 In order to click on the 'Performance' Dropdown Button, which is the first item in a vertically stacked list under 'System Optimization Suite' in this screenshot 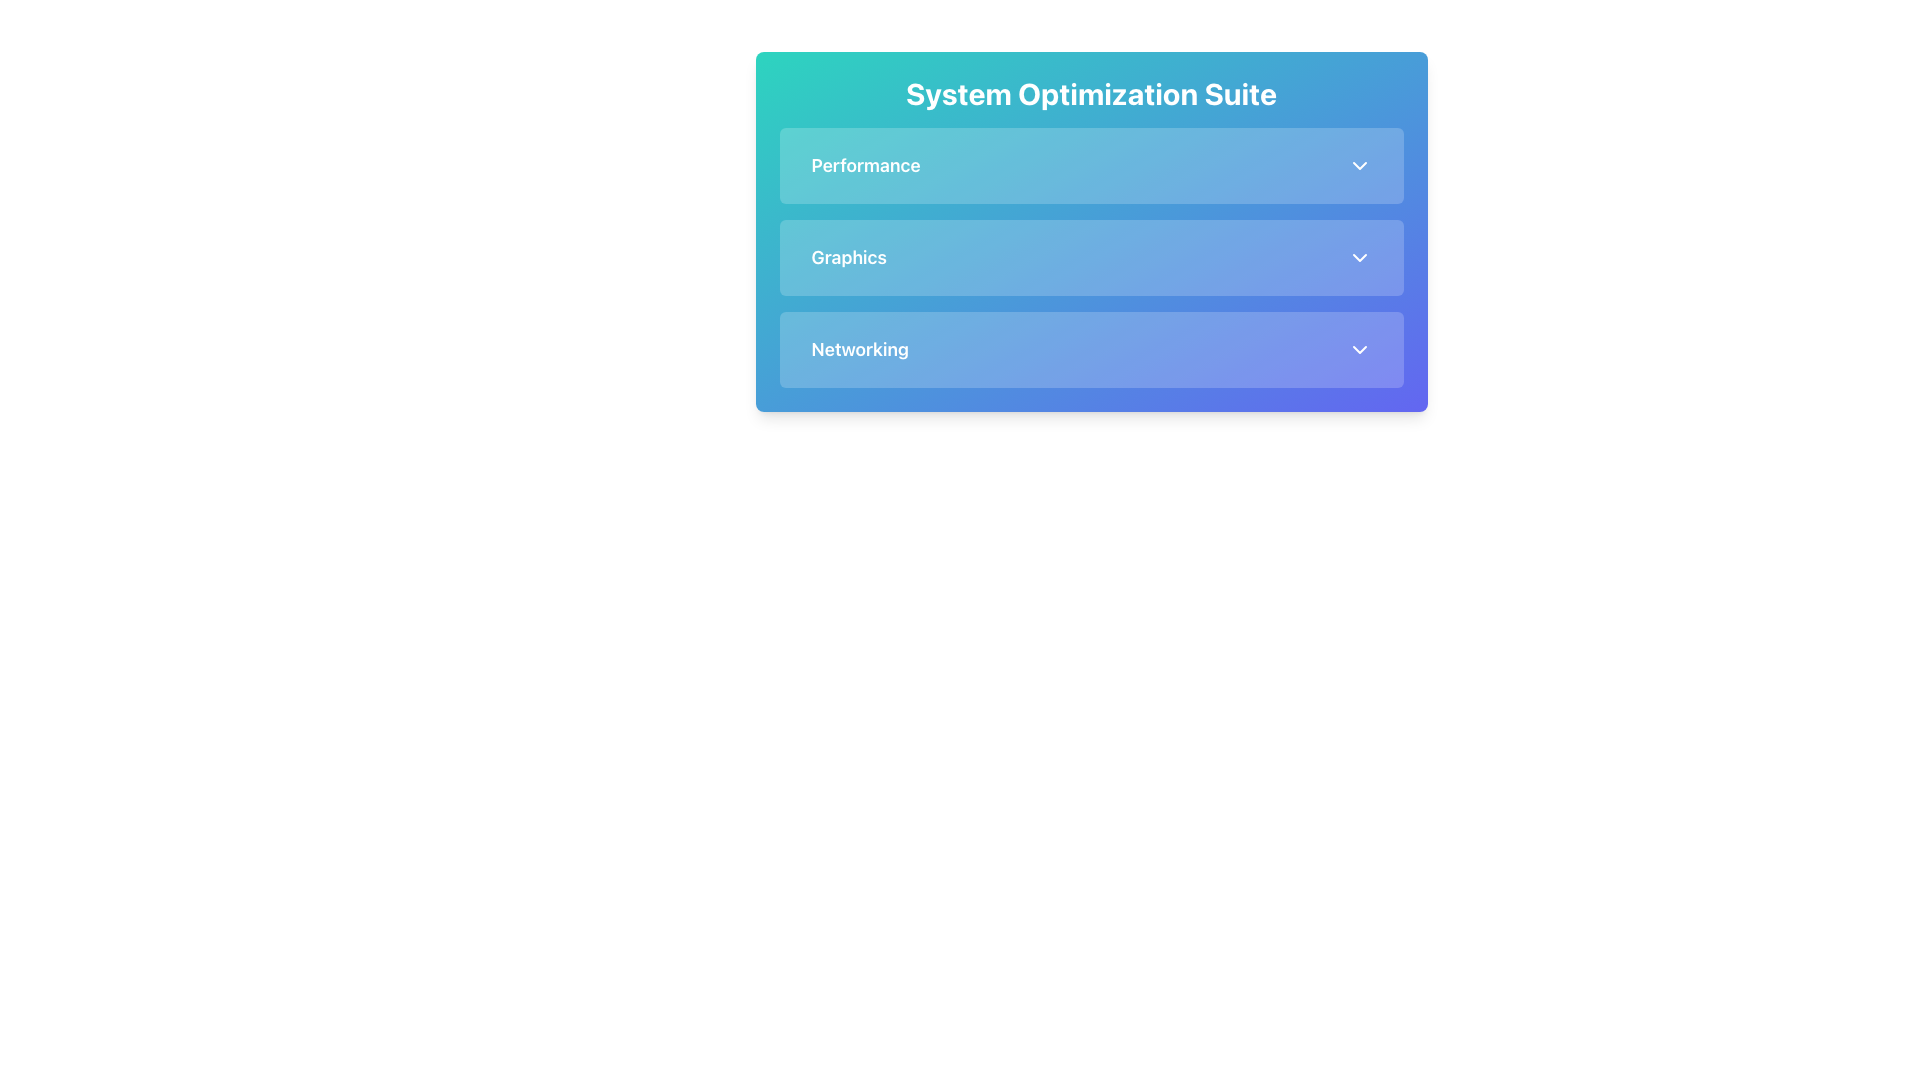, I will do `click(1090, 164)`.